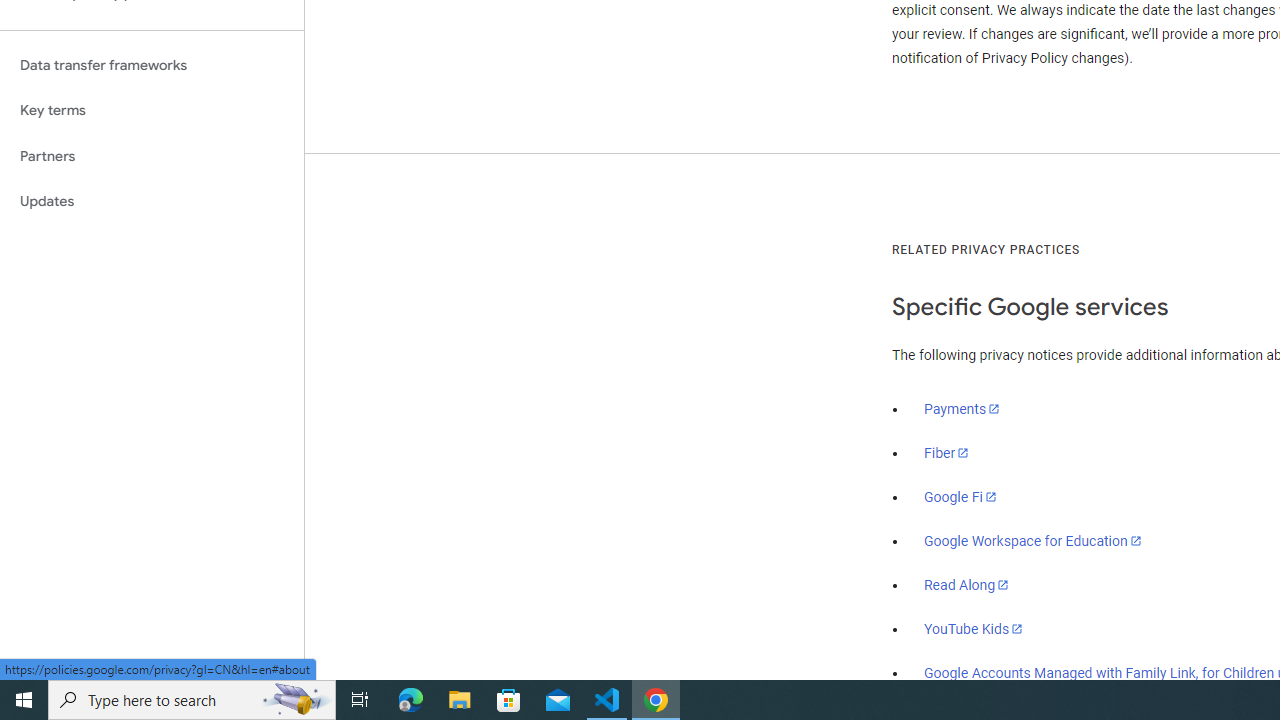 The width and height of the screenshot is (1280, 720). Describe the element at coordinates (974, 627) in the screenshot. I see `'YouTube Kids'` at that location.